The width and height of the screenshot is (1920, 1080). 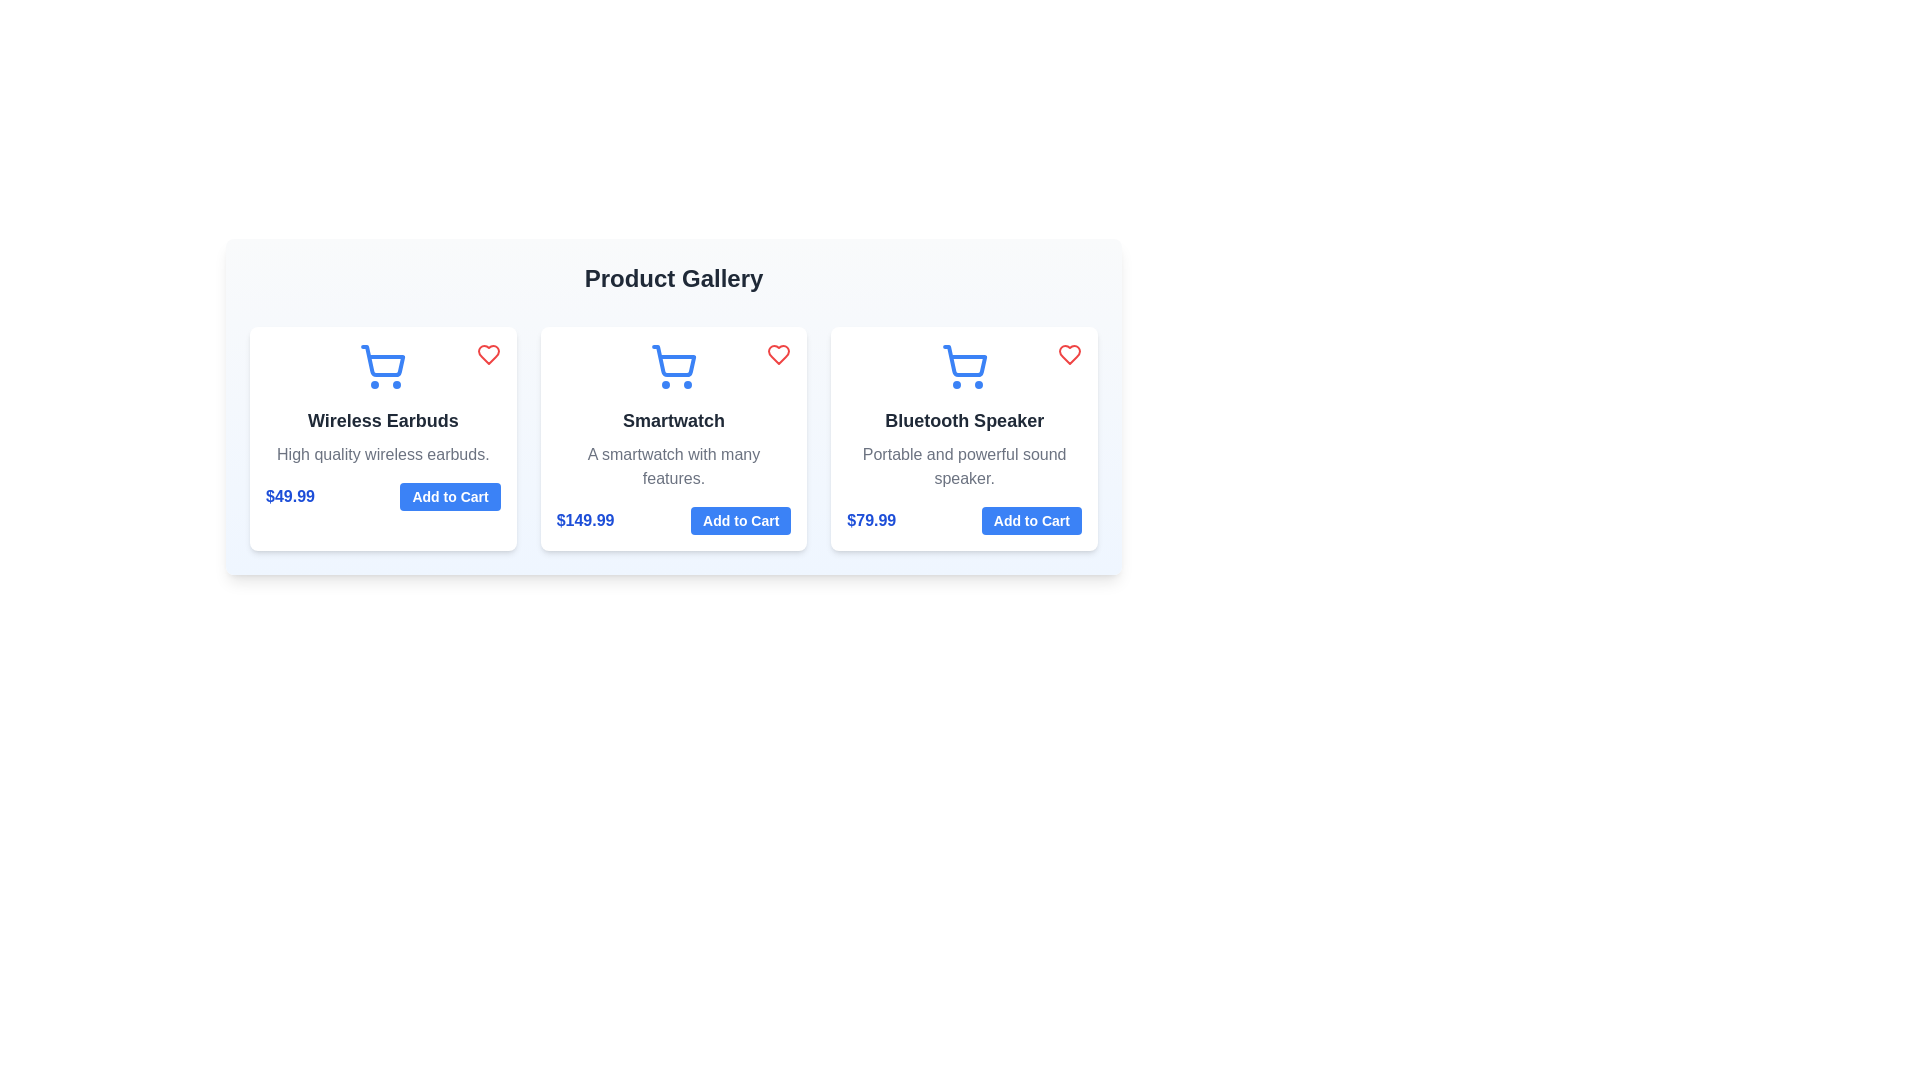 I want to click on the product card for Smartwatch to view its details, so click(x=673, y=438).